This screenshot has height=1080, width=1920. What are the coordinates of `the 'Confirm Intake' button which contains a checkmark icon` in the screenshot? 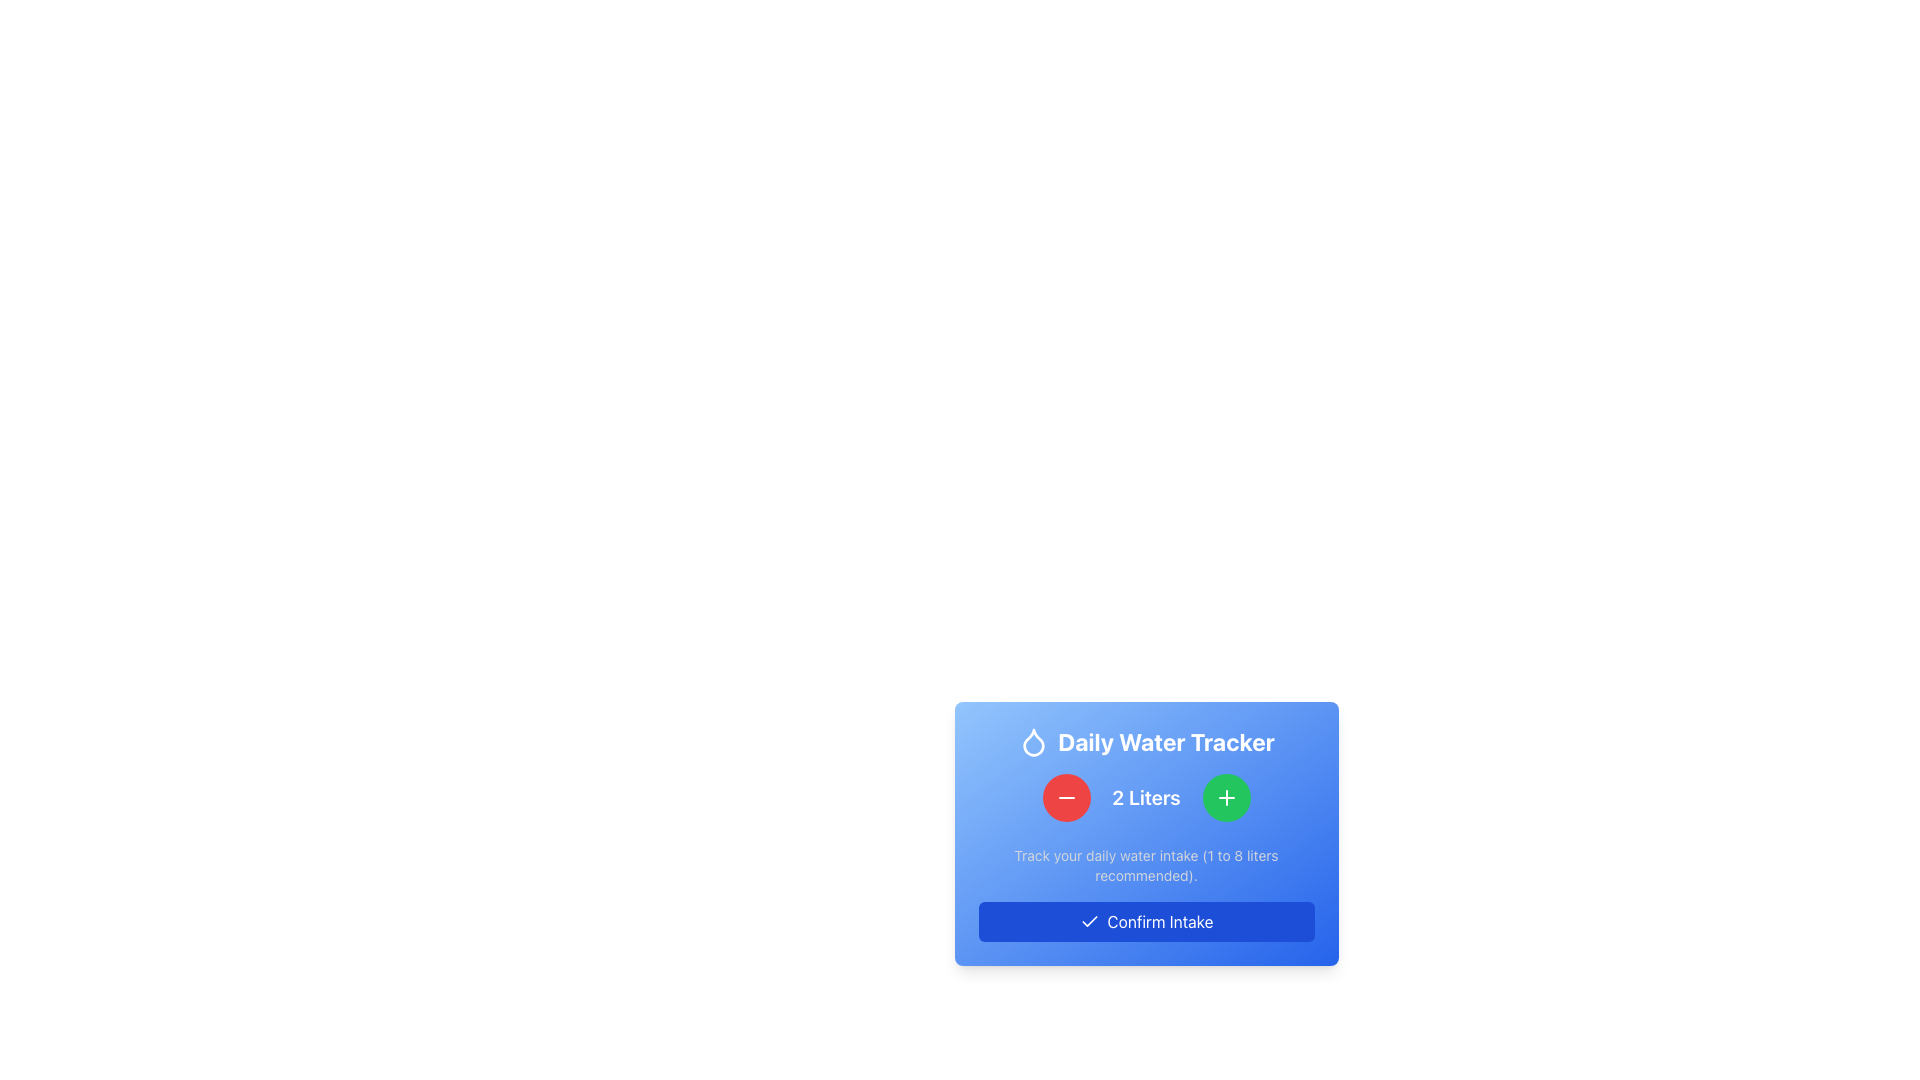 It's located at (1088, 921).